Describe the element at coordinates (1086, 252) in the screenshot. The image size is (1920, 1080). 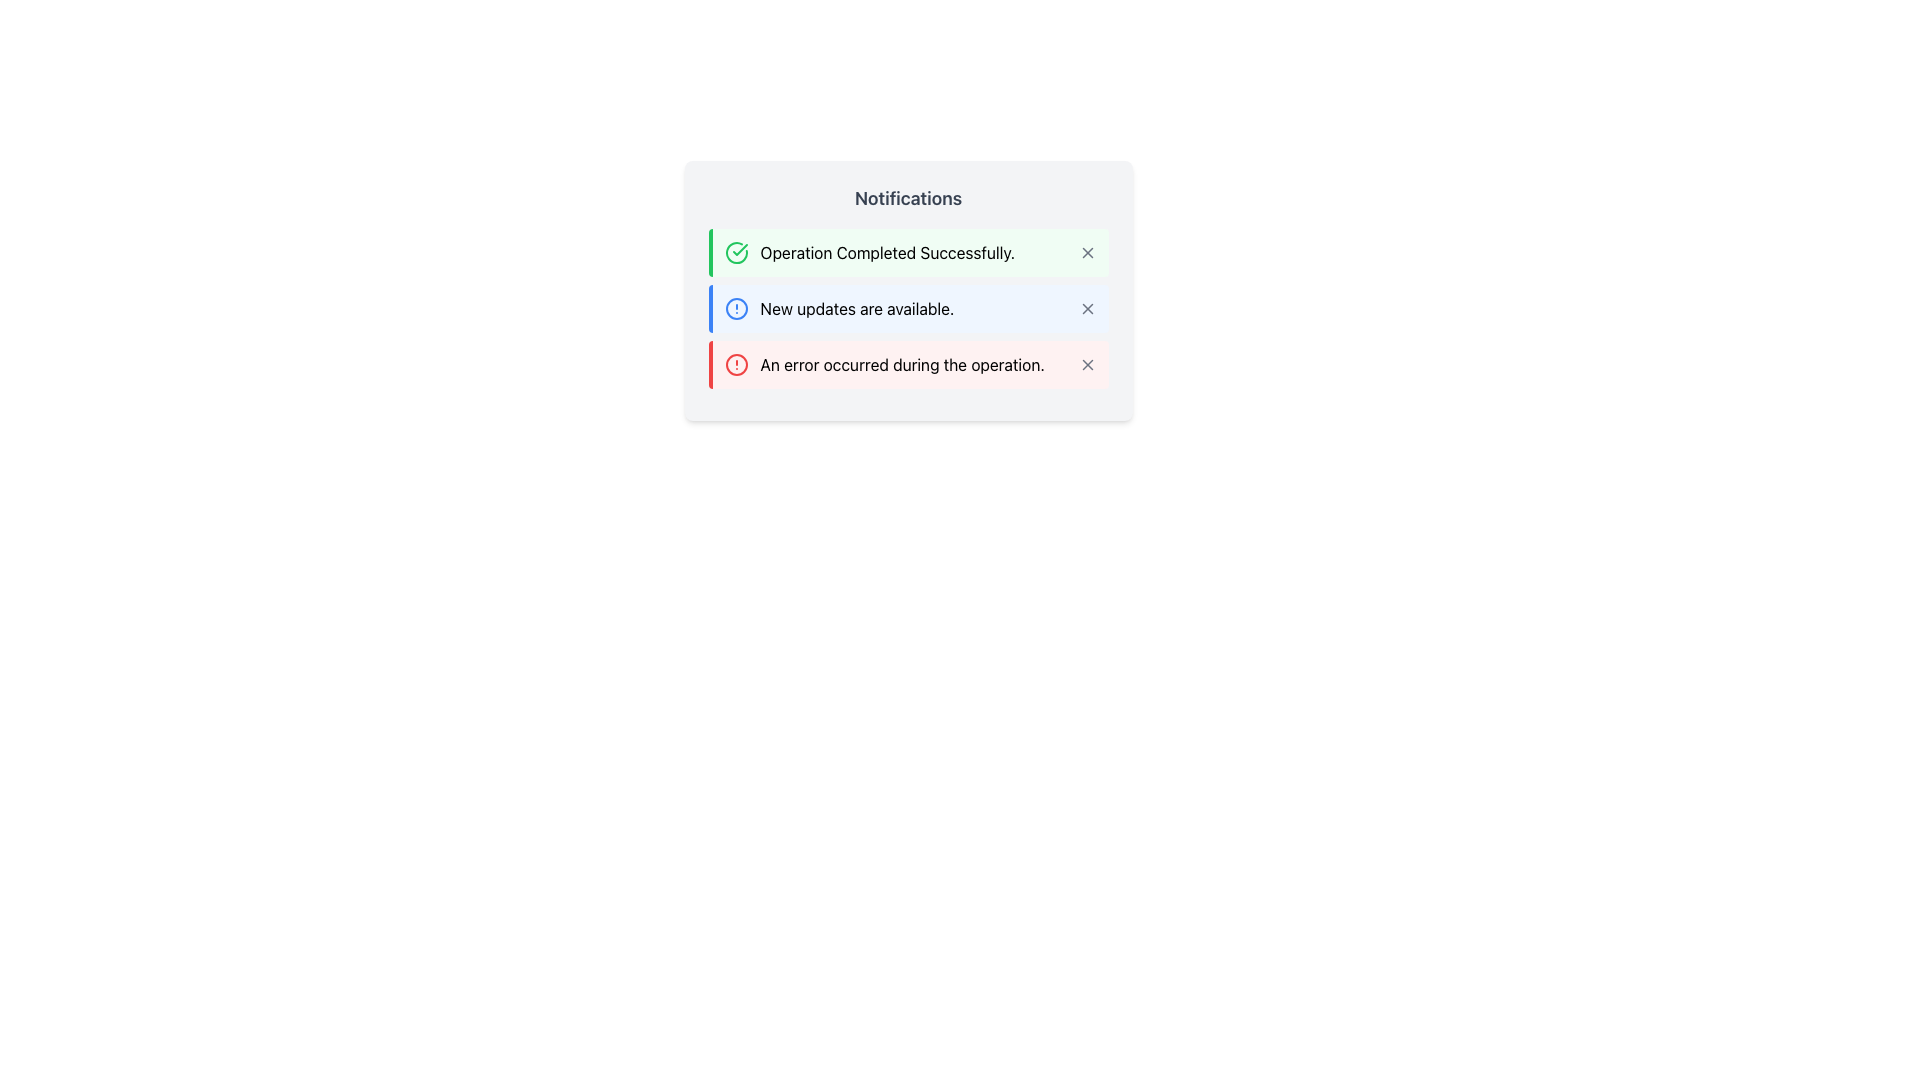
I see `the prominent 'X' icon button located to the far-right of the notification labeled 'Operation Completed Successfully.'` at that location.